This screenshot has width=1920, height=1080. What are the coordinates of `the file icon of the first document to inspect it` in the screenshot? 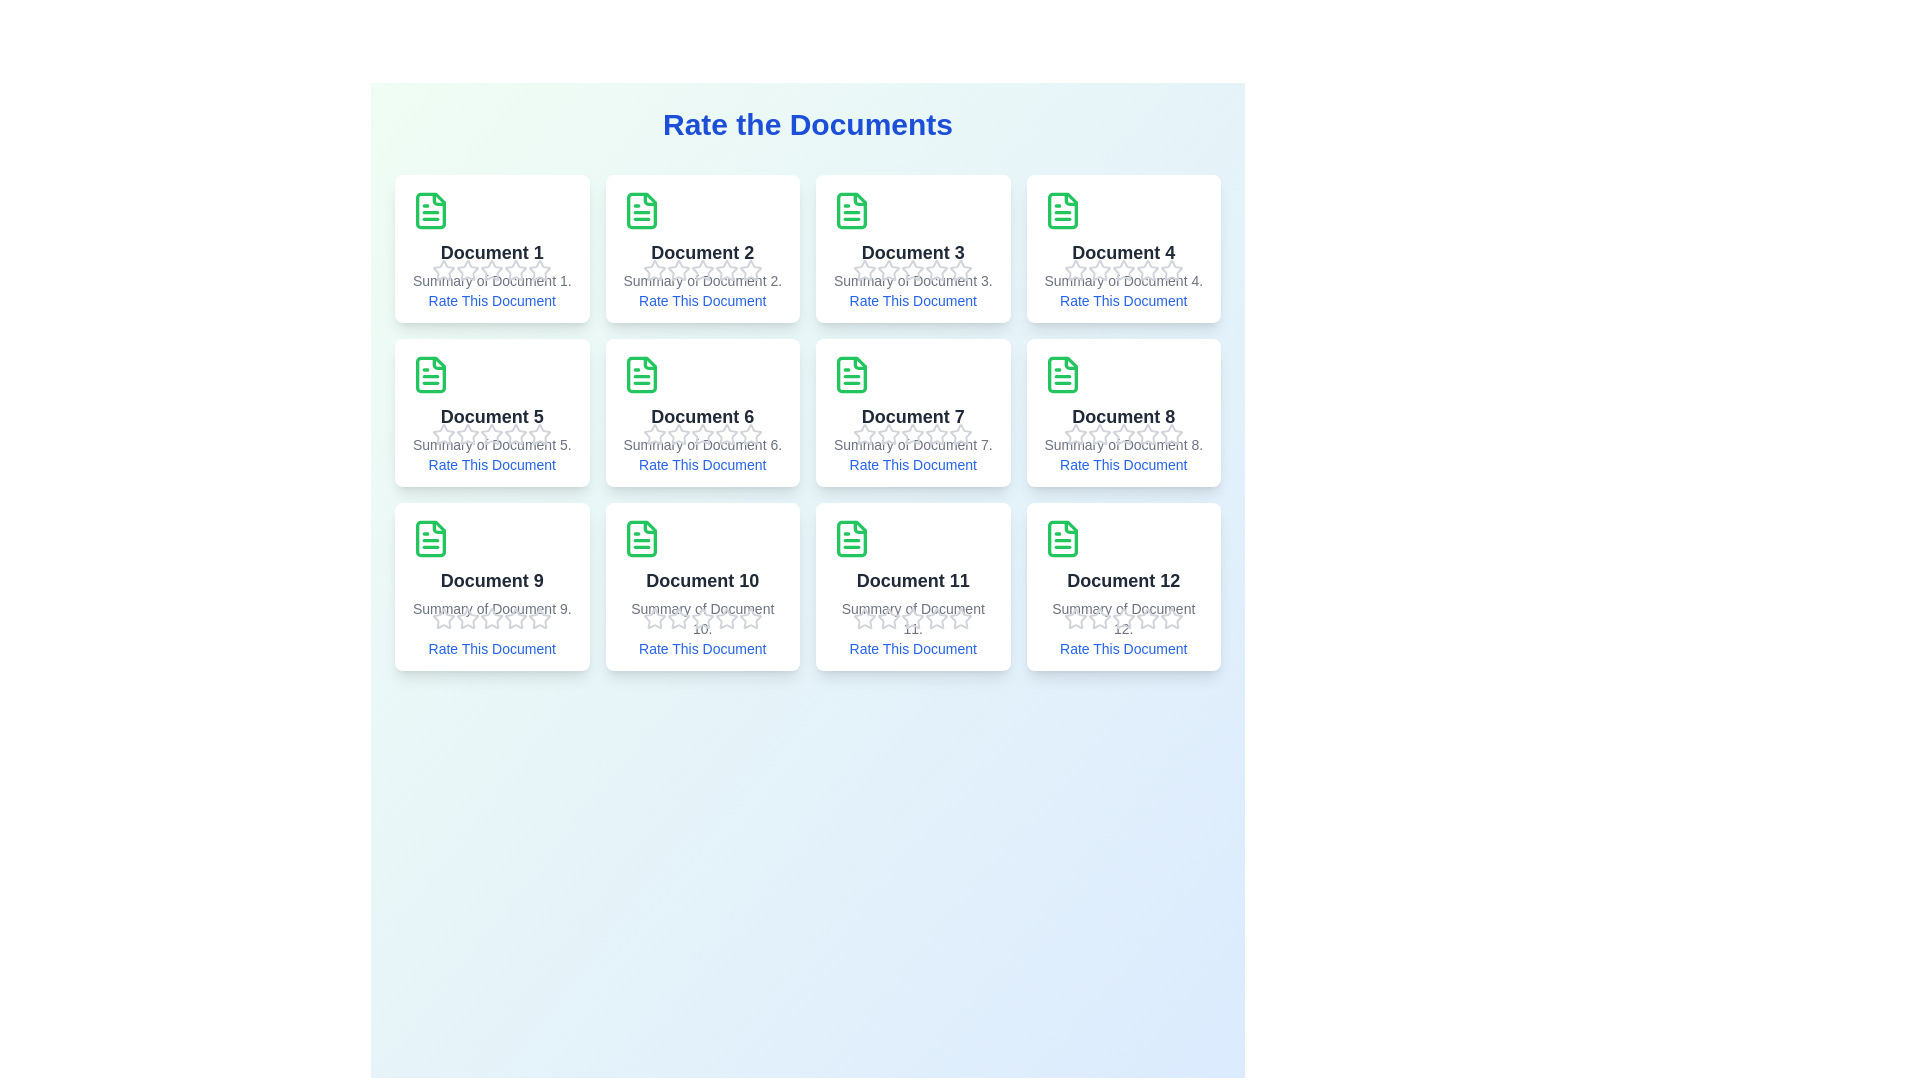 It's located at (430, 211).